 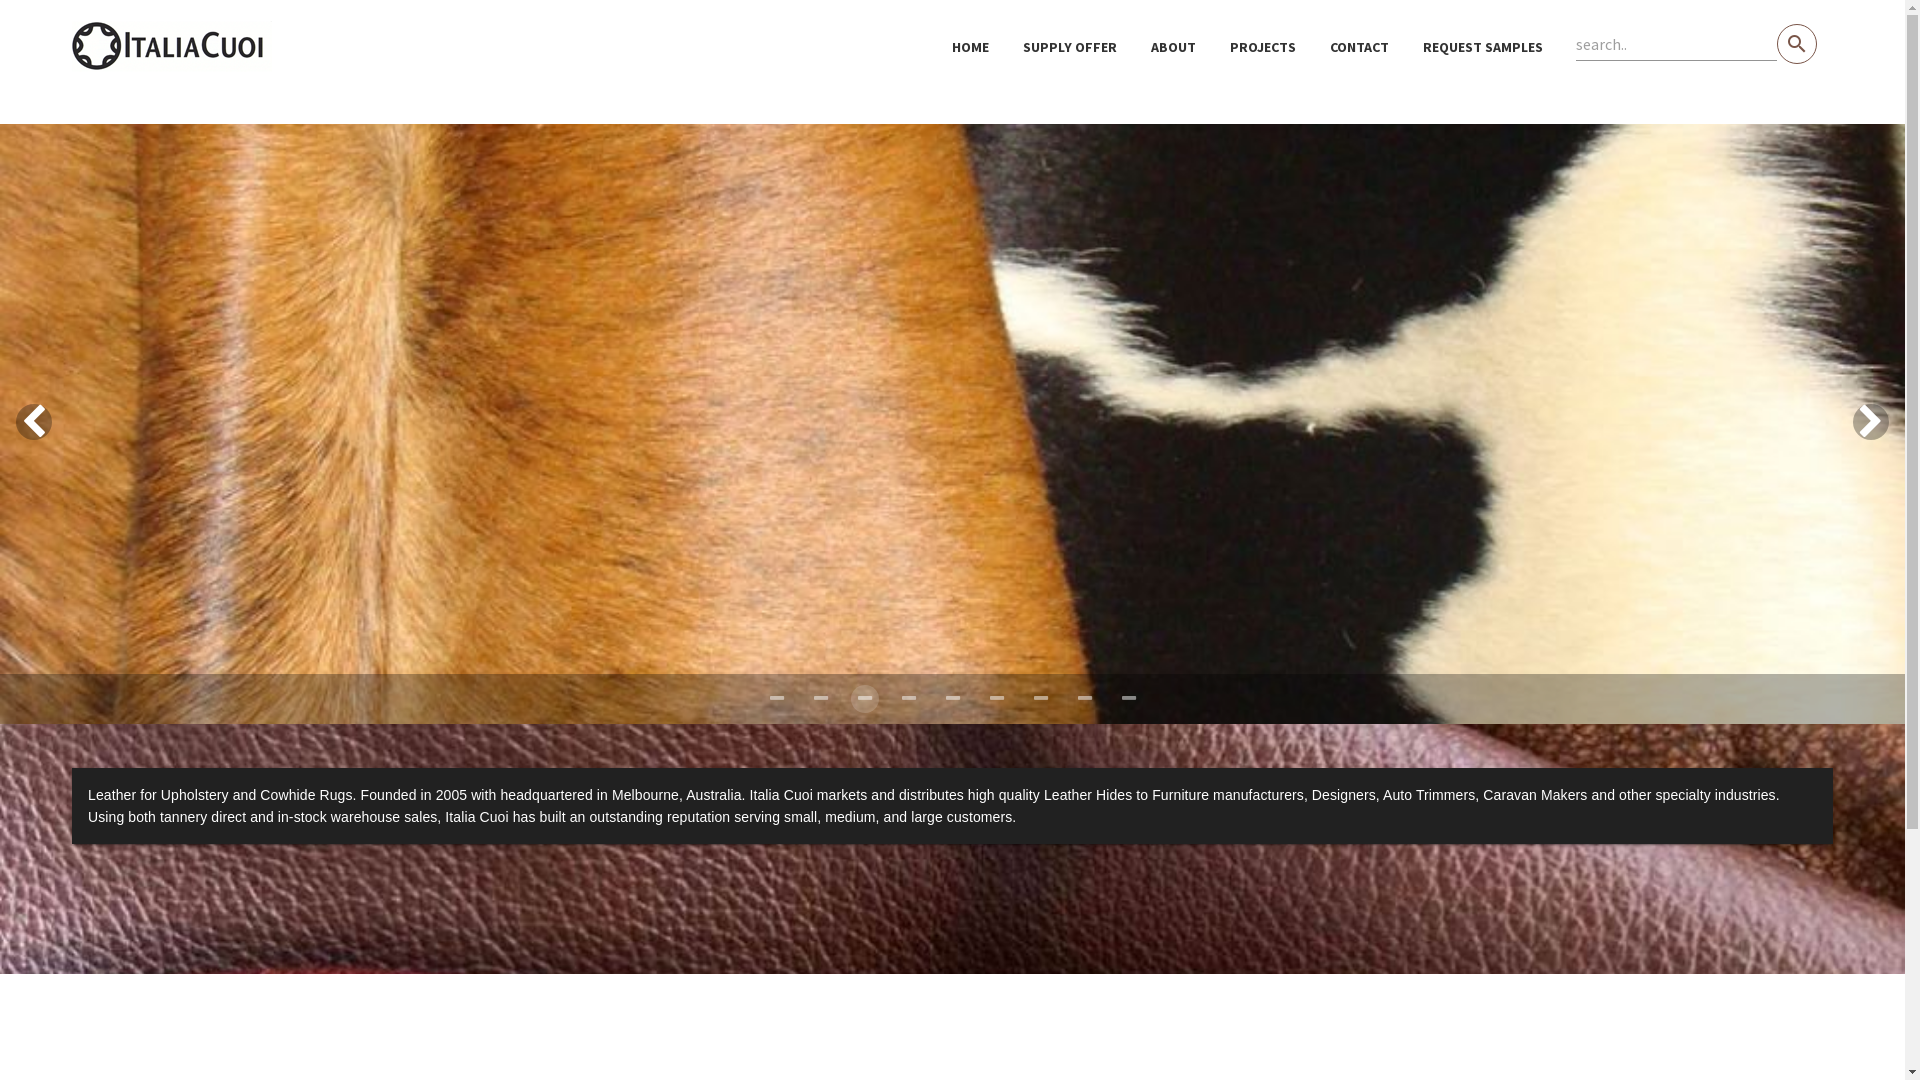 I want to click on 'HOME', so click(x=970, y=45).